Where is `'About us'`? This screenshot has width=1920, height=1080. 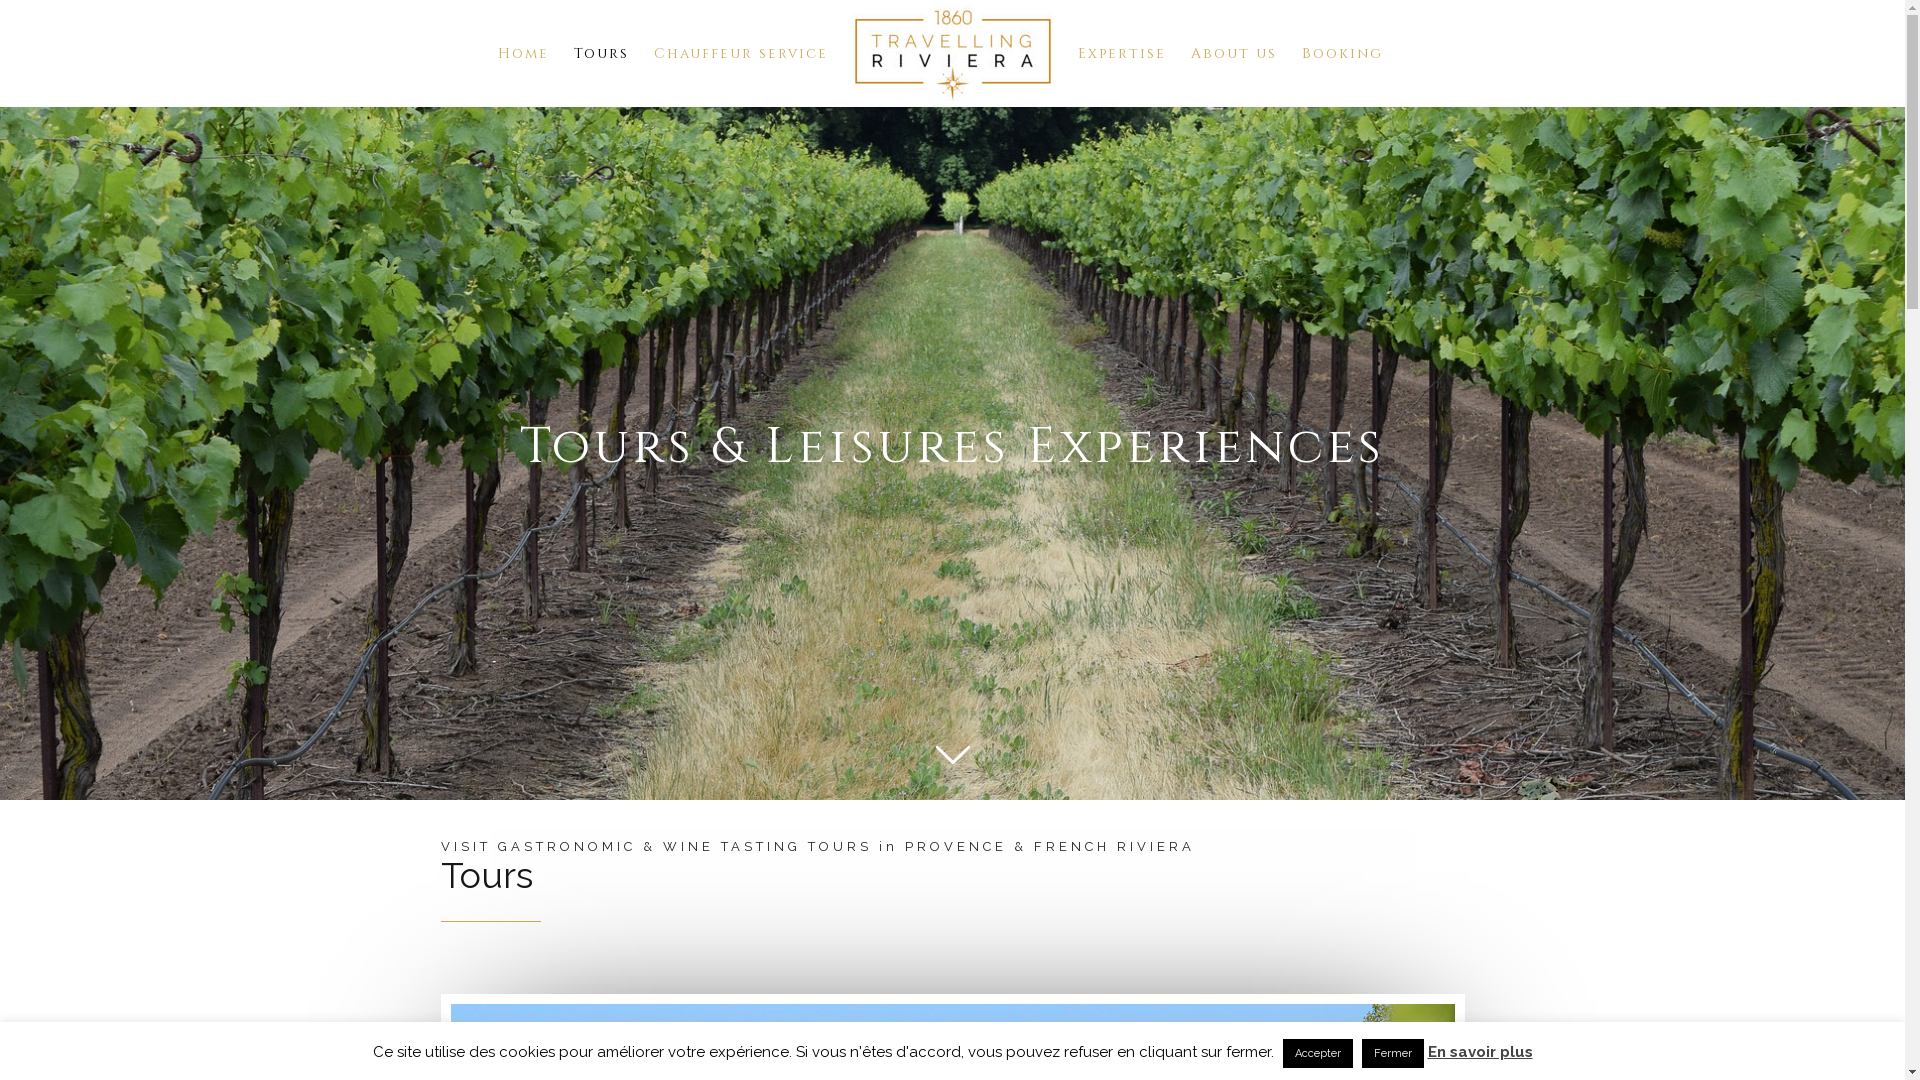
'About us' is located at coordinates (1232, 53).